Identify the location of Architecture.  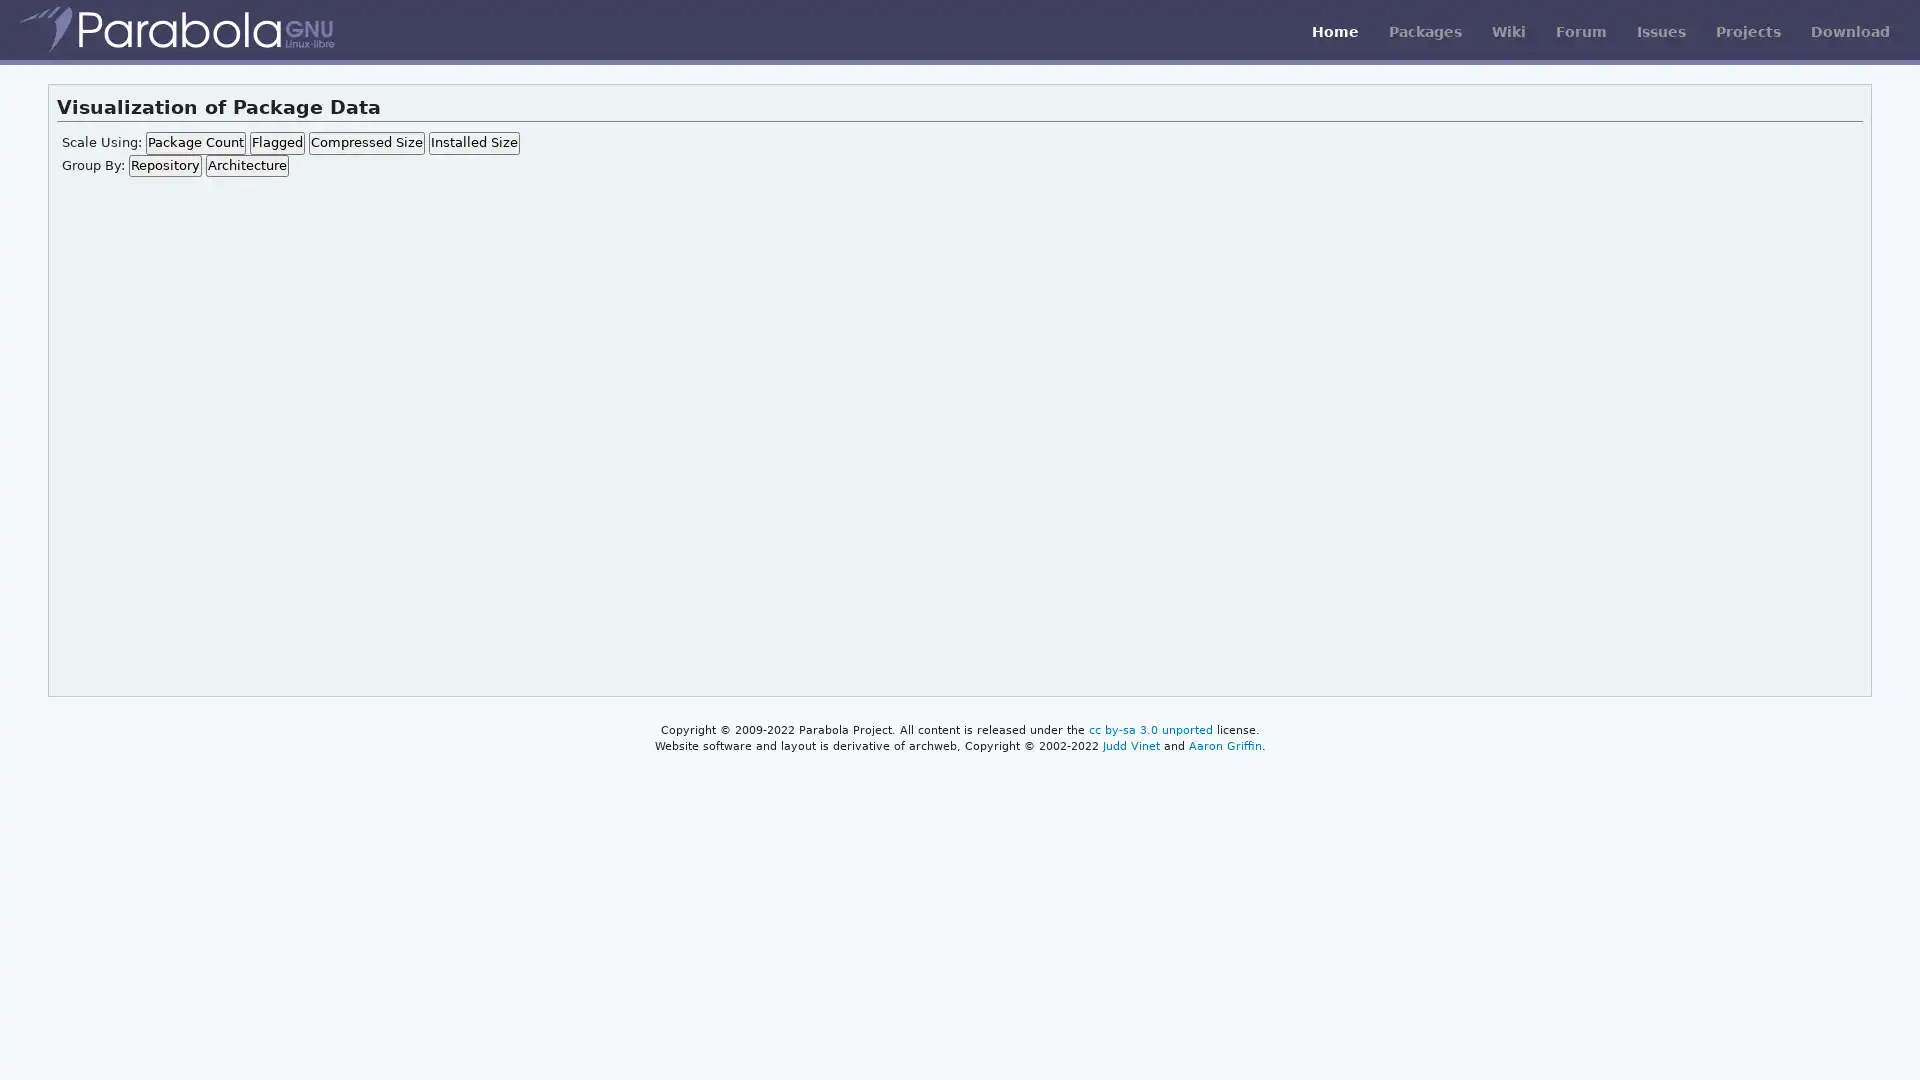
(245, 164).